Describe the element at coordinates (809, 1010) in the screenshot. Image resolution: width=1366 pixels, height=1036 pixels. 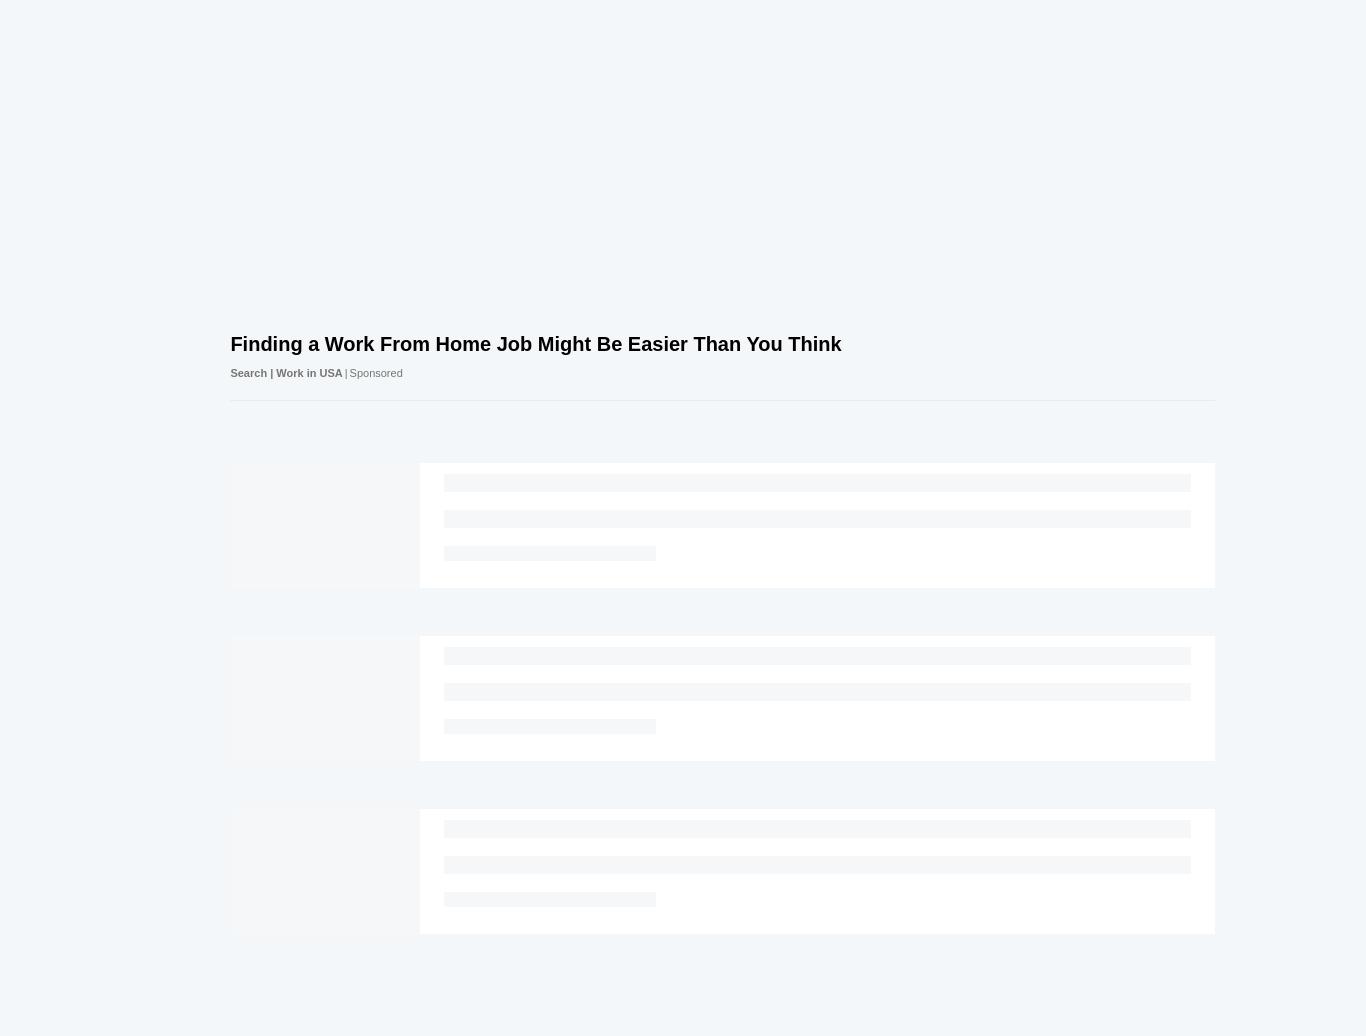
I see `'Terms & Conditions'` at that location.